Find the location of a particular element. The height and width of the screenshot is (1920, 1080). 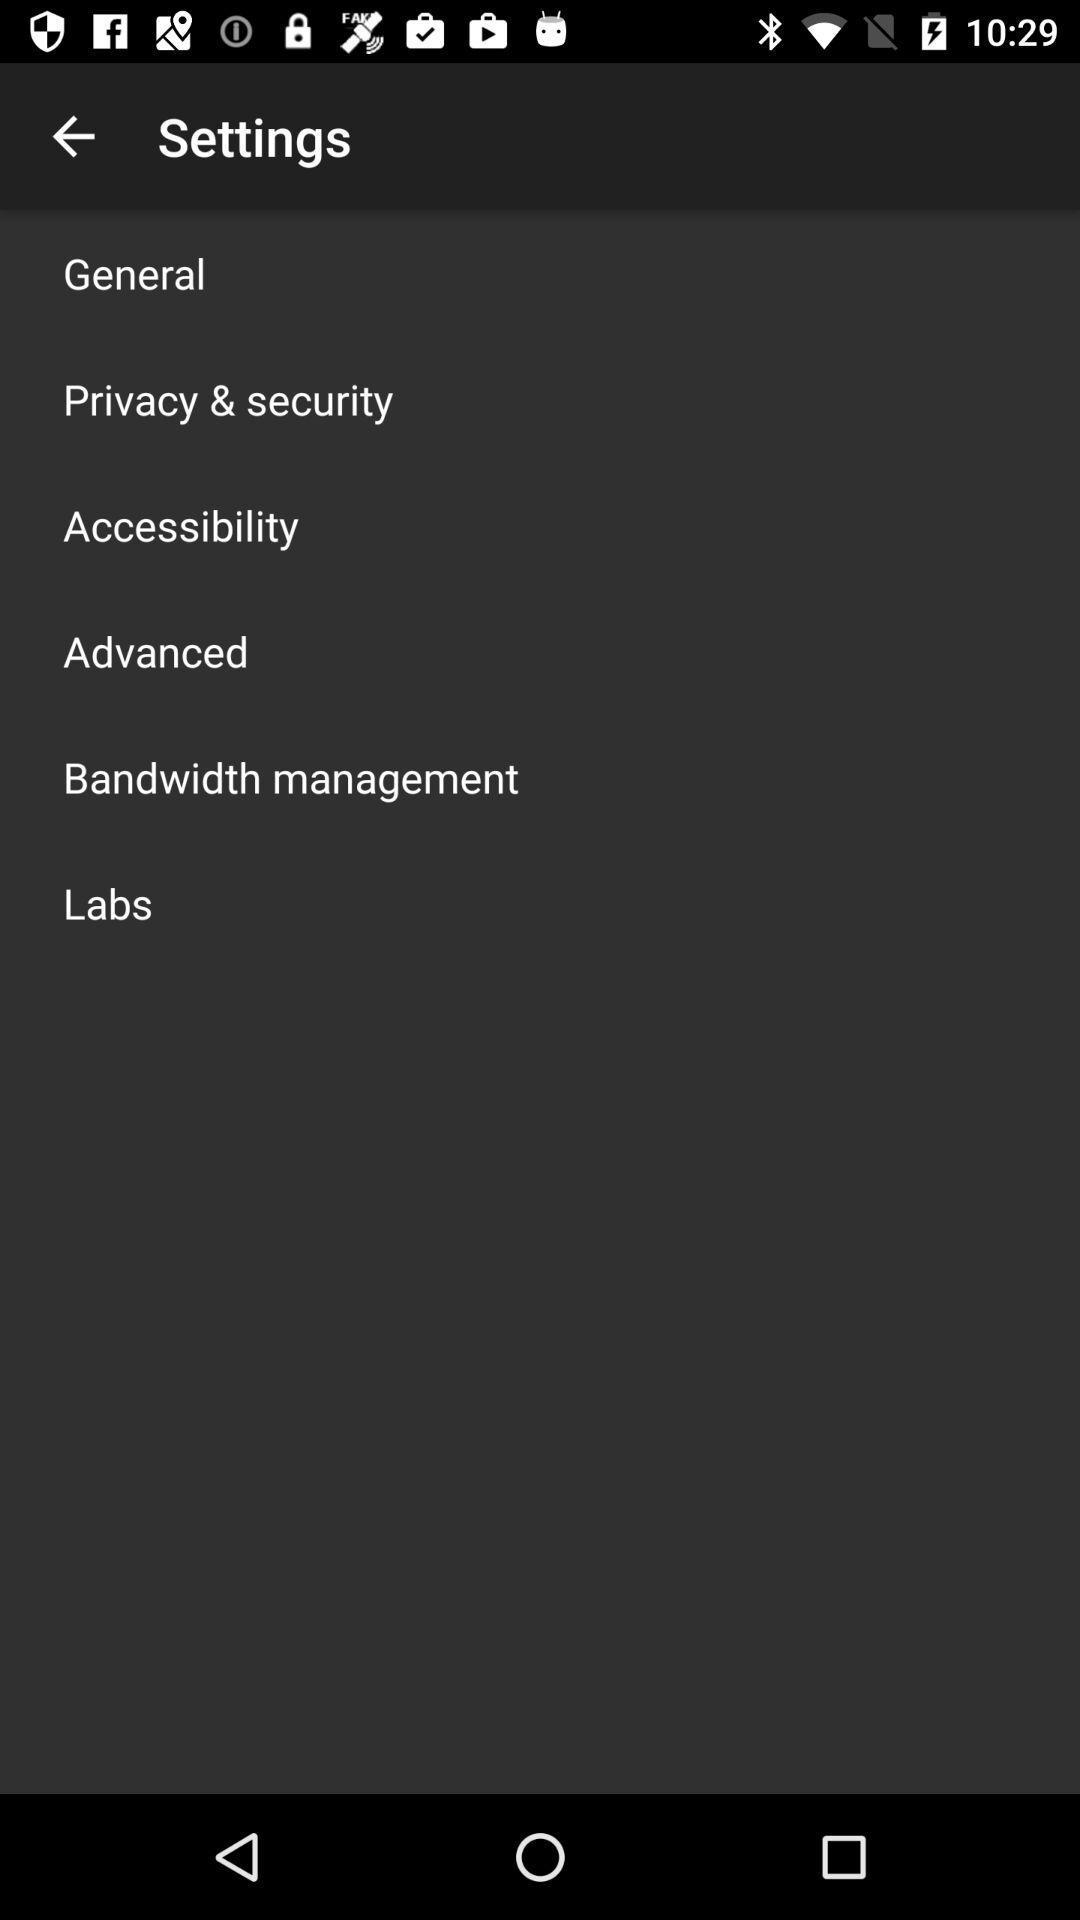

icon below the bandwidth management item is located at coordinates (108, 901).